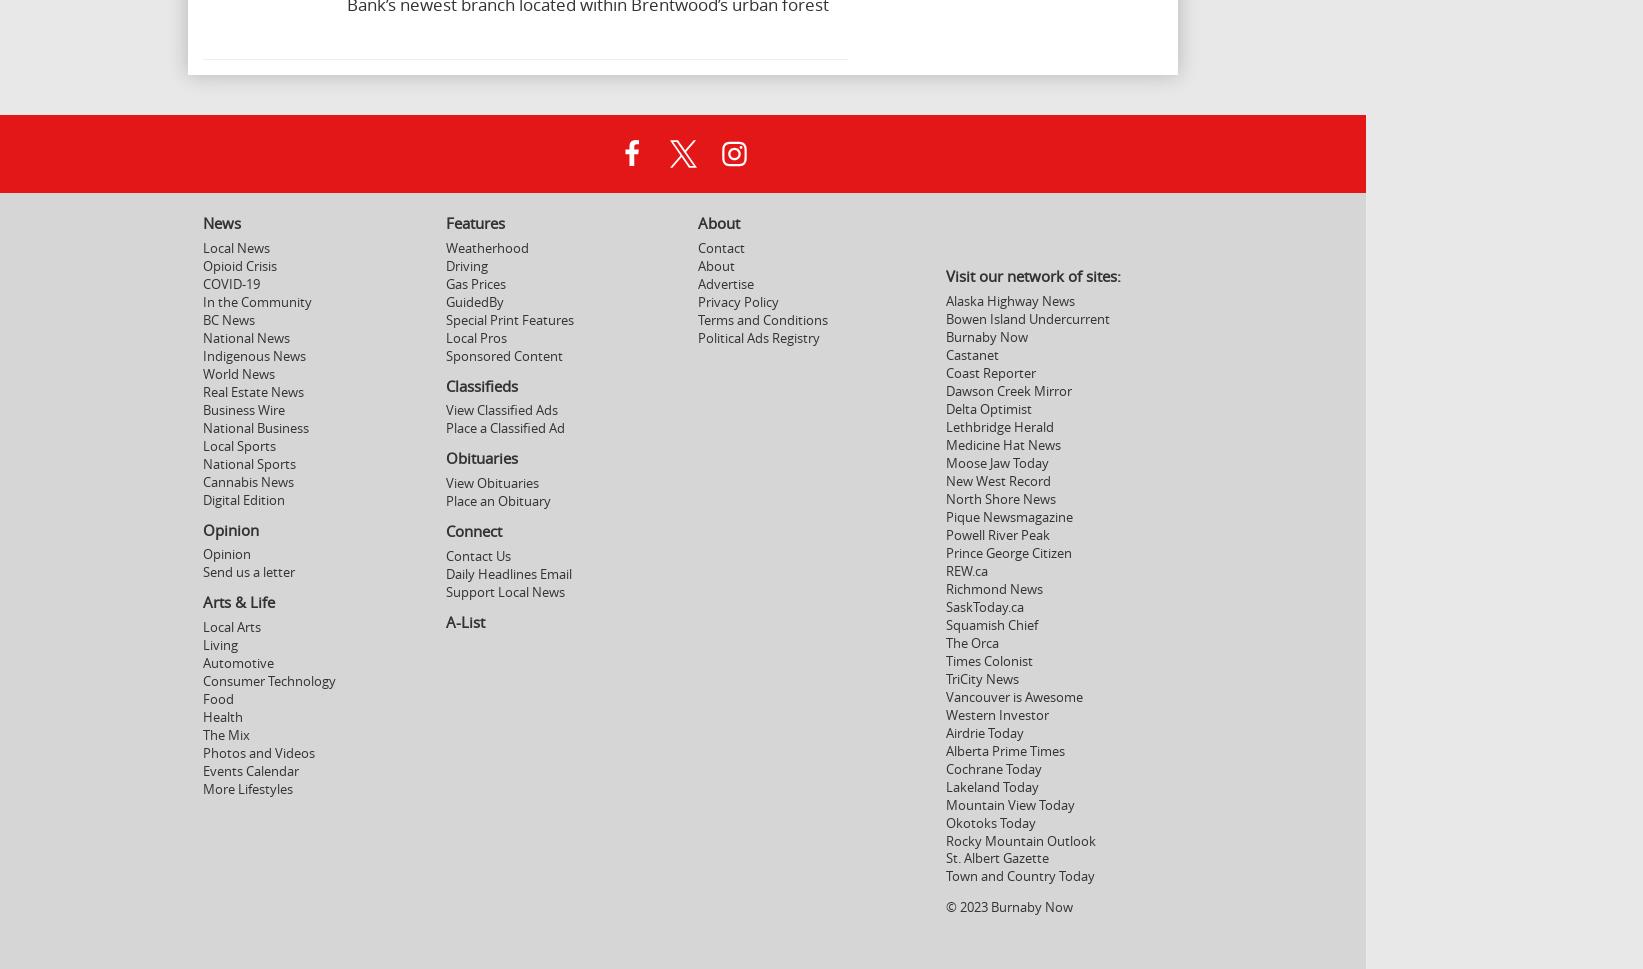  Describe the element at coordinates (508, 318) in the screenshot. I see `'Special Print Features'` at that location.